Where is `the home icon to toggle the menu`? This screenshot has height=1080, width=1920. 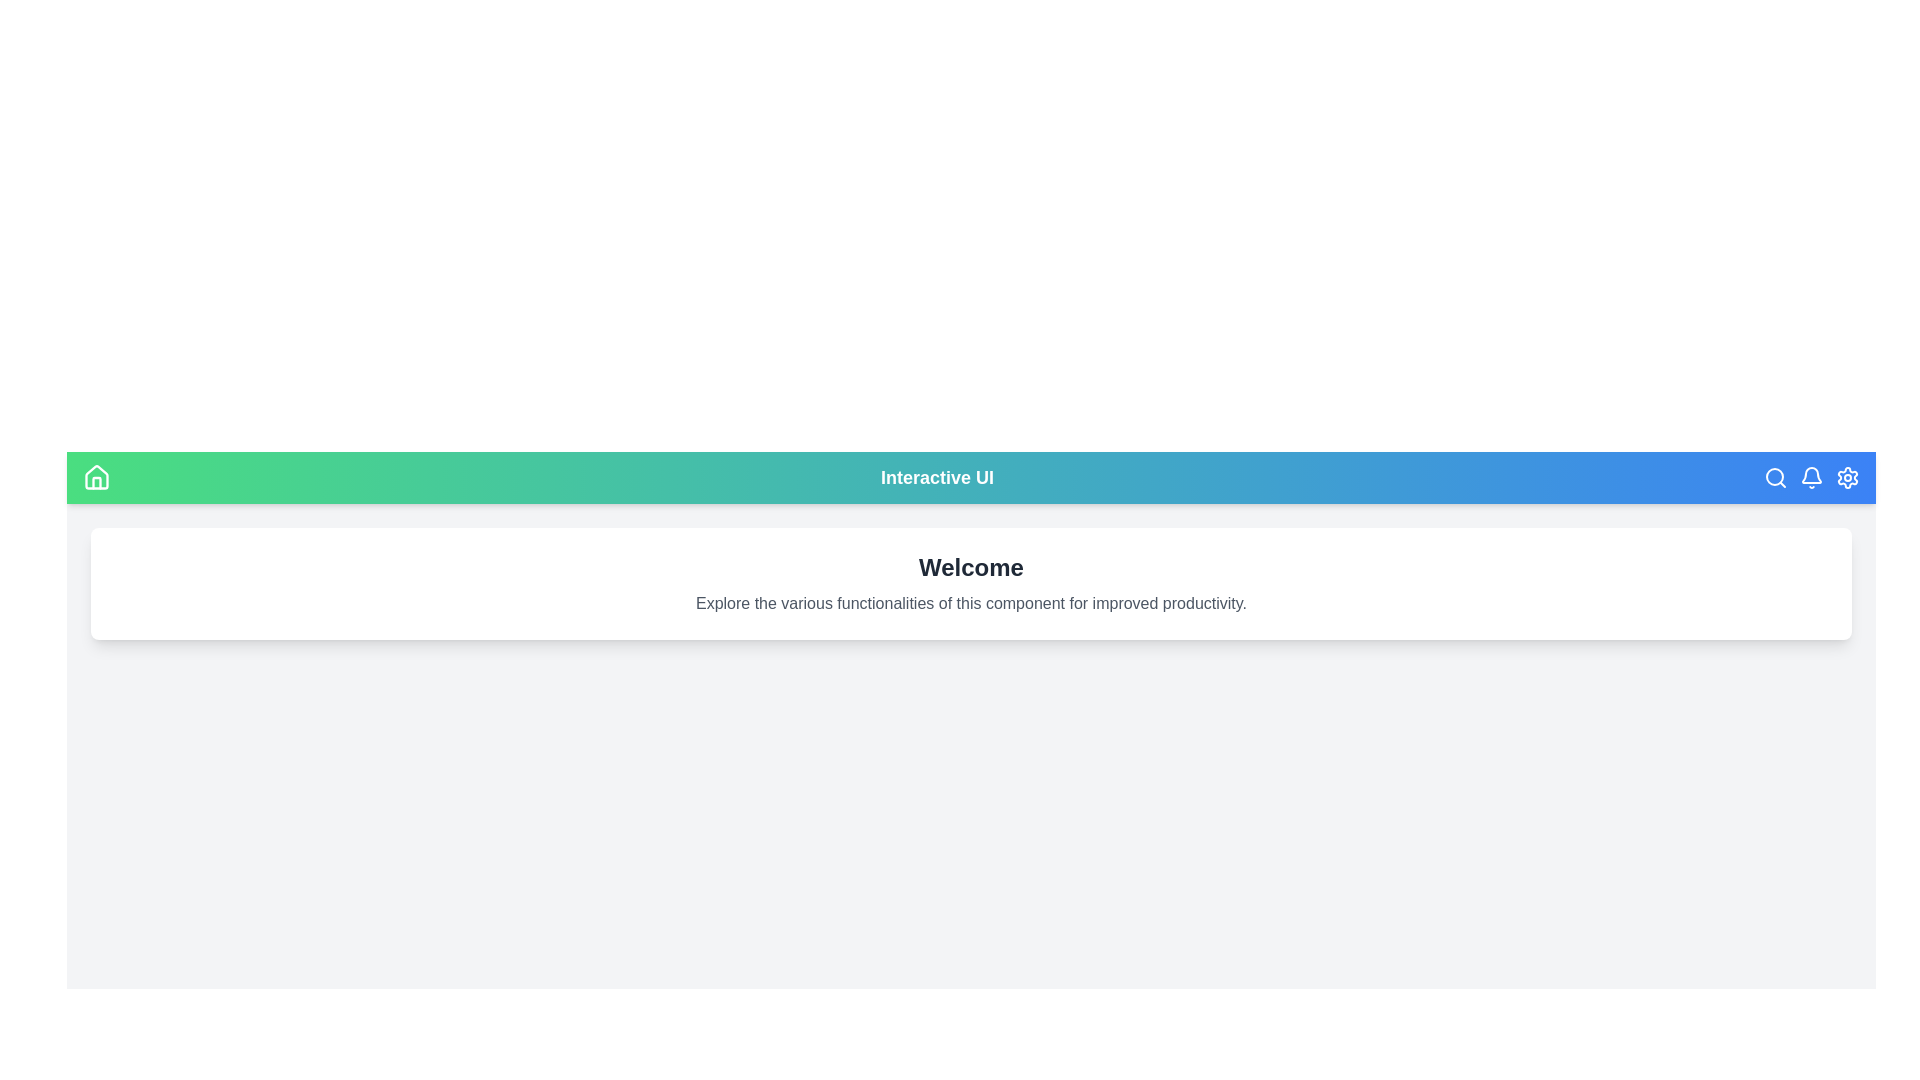
the home icon to toggle the menu is located at coordinates (95, 478).